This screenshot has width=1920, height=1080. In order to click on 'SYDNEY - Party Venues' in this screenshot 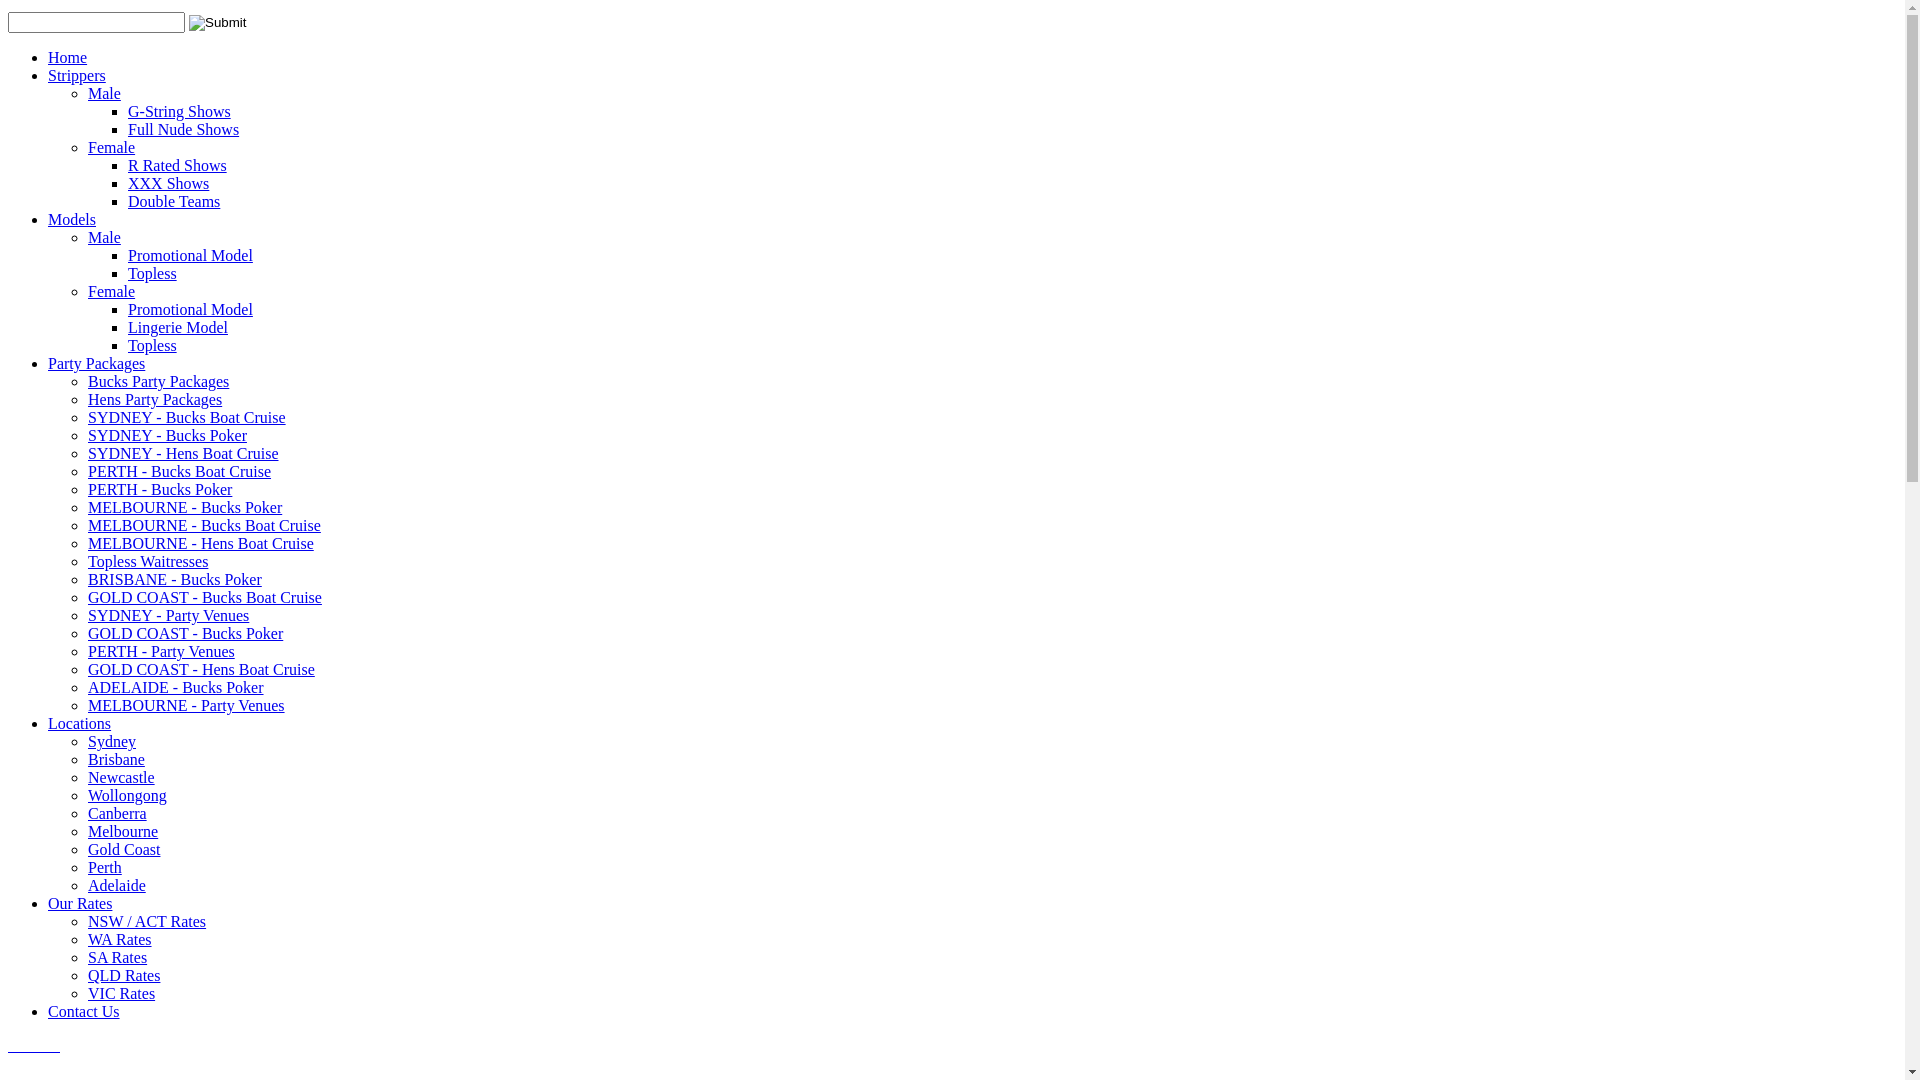, I will do `click(168, 614)`.